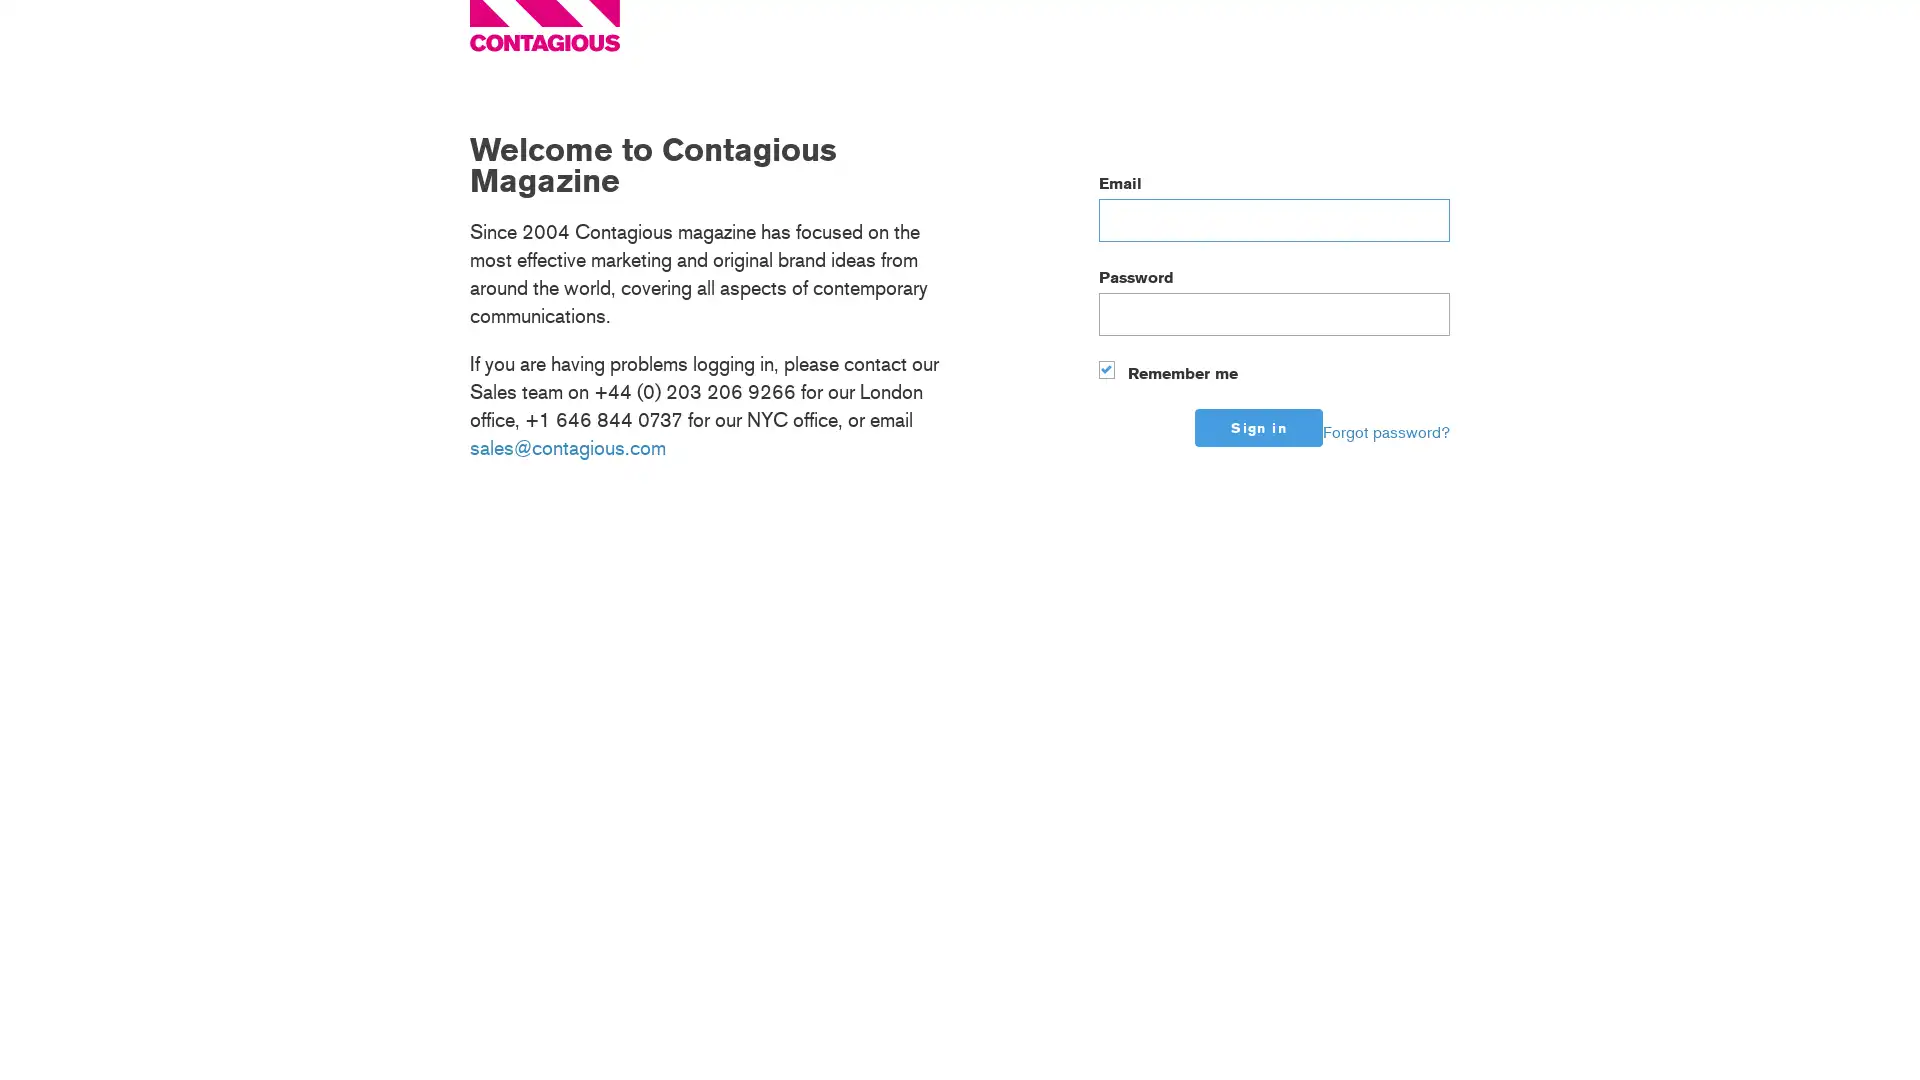 This screenshot has height=1080, width=1920. I want to click on Sign in, so click(1257, 442).